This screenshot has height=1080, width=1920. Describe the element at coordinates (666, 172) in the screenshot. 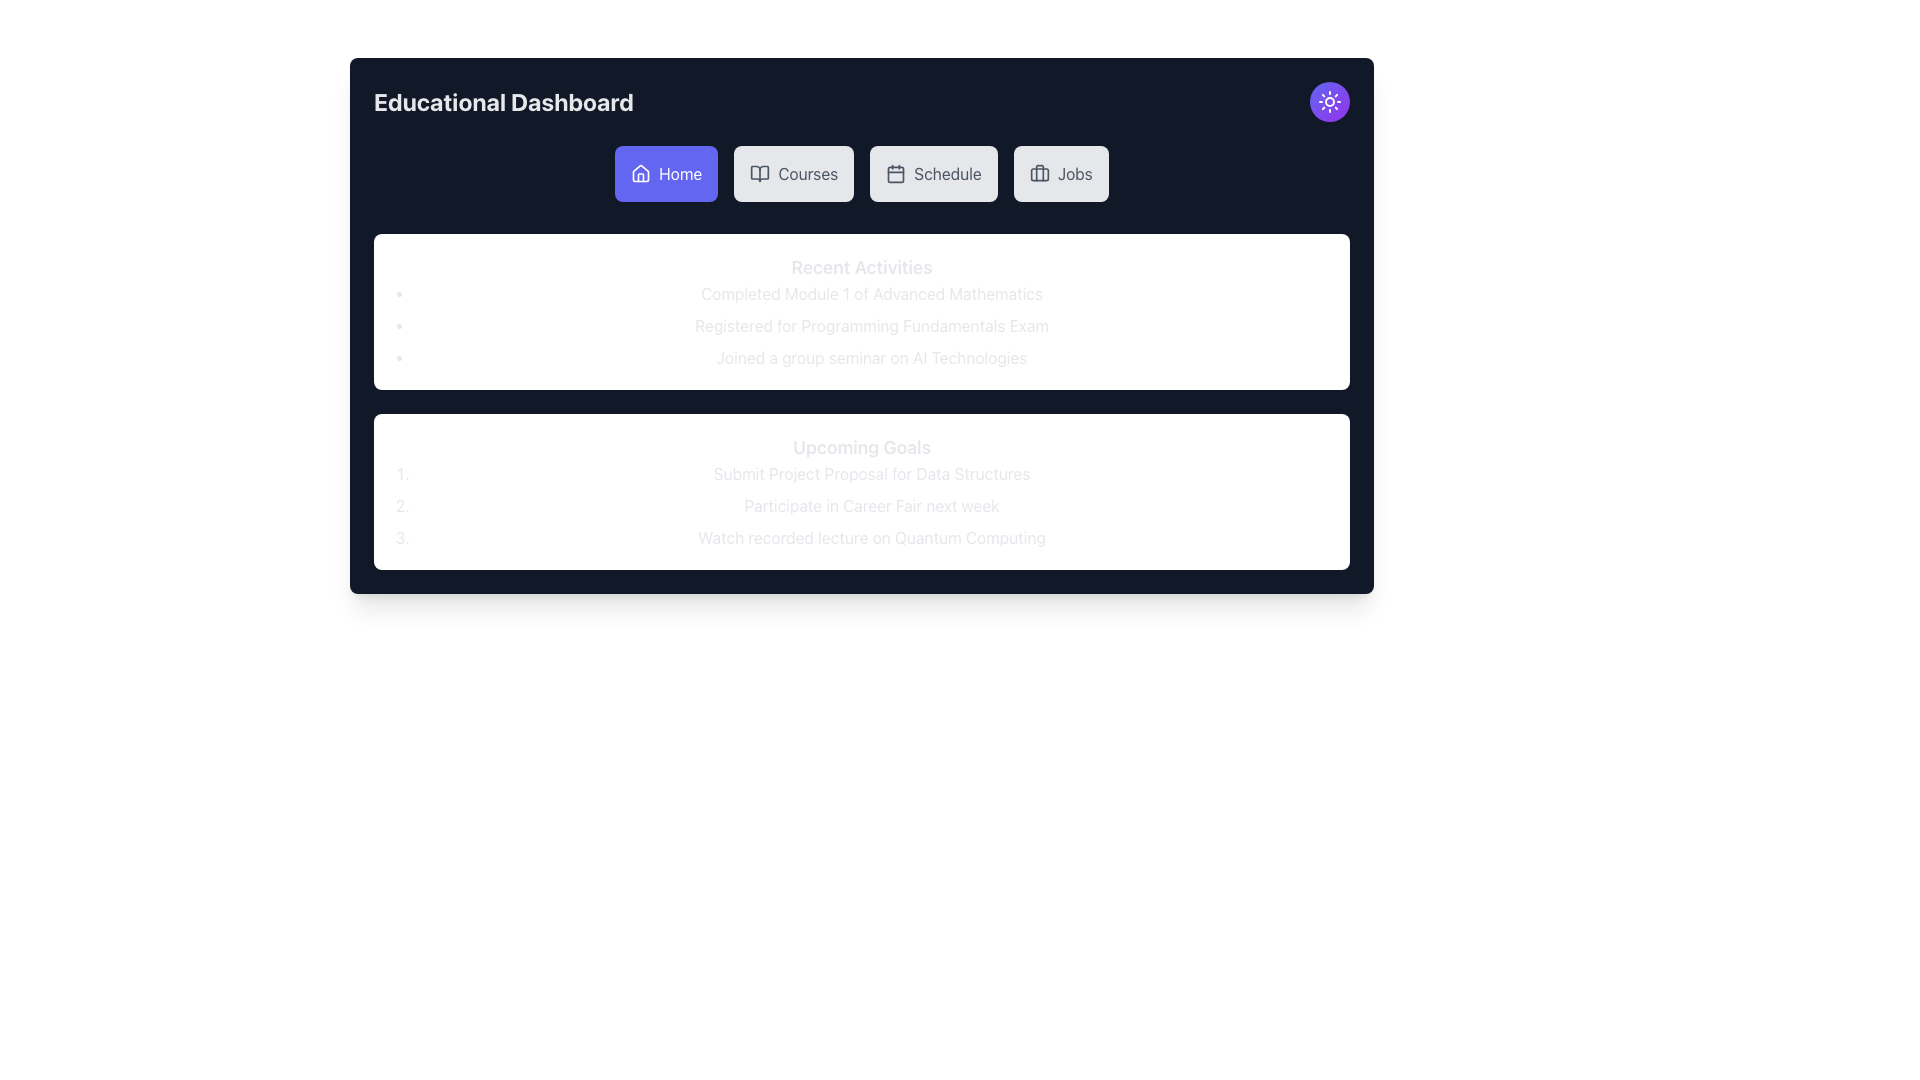

I see `the 'Home' button with a house icon and vibrant indigo background` at that location.